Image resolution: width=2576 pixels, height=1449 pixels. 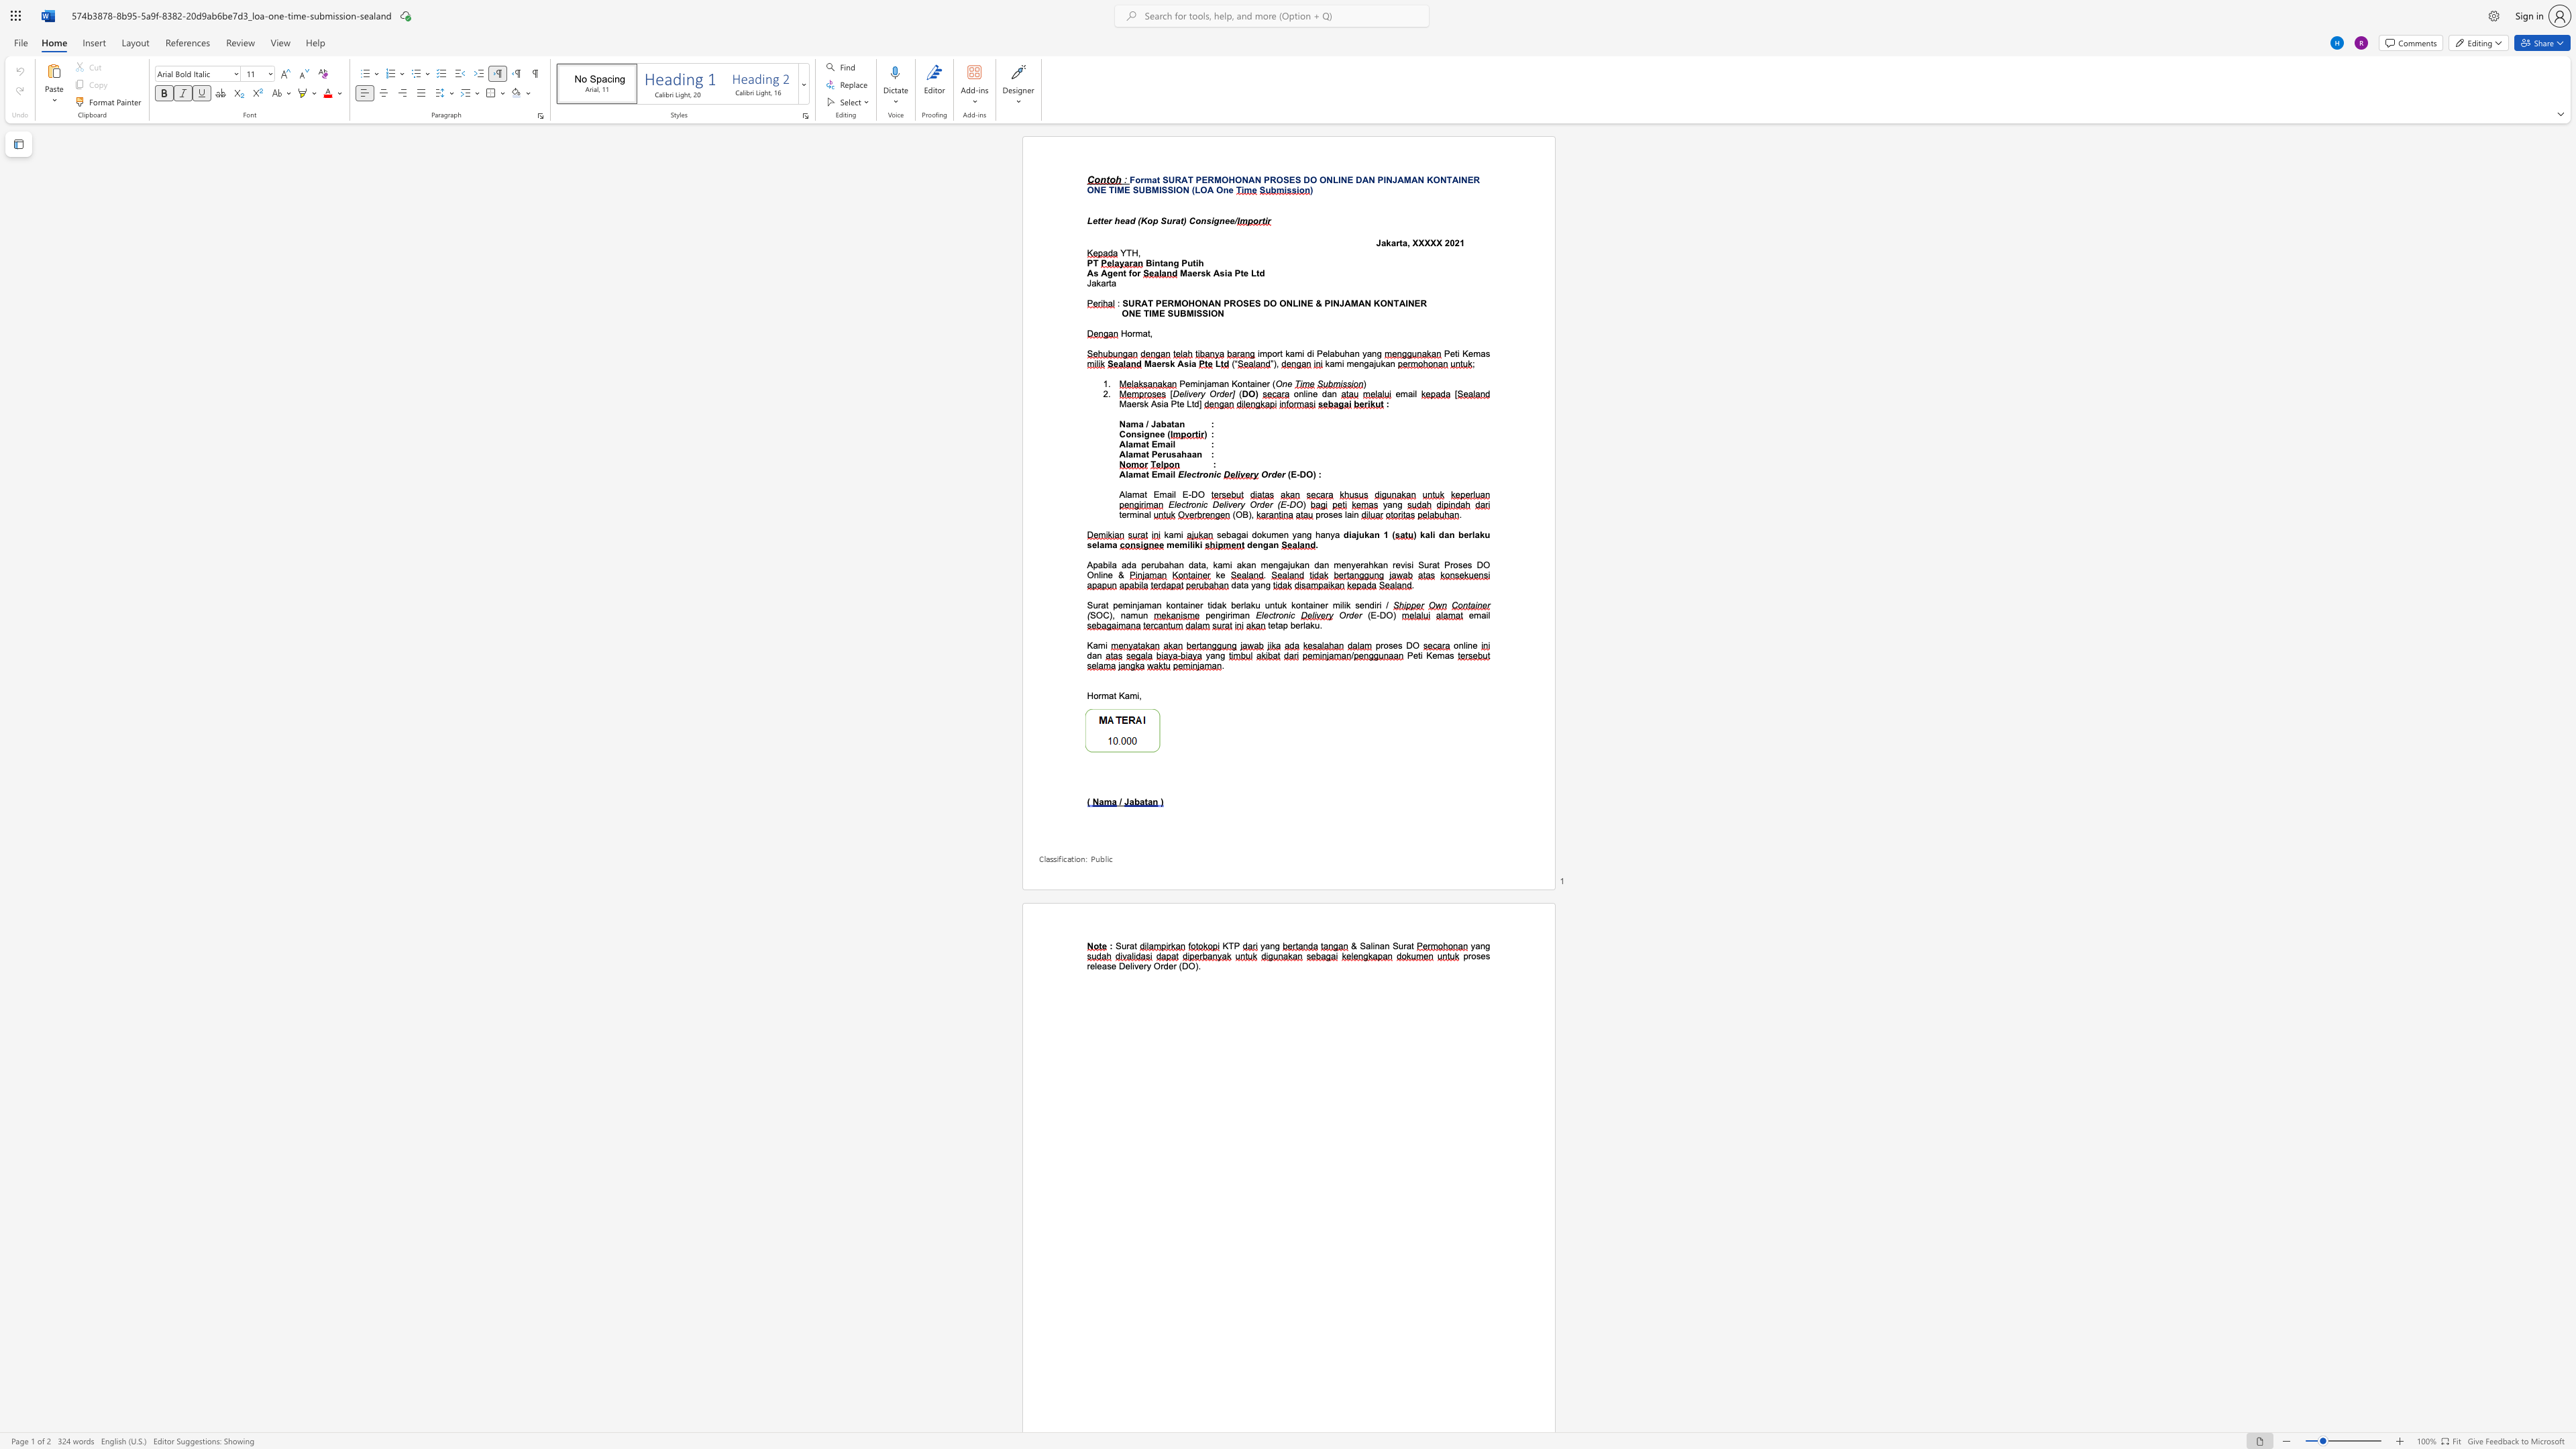 What do you see at coordinates (1399, 242) in the screenshot?
I see `the subset text "ta" within the text "Jakarta, XXXXX"` at bounding box center [1399, 242].